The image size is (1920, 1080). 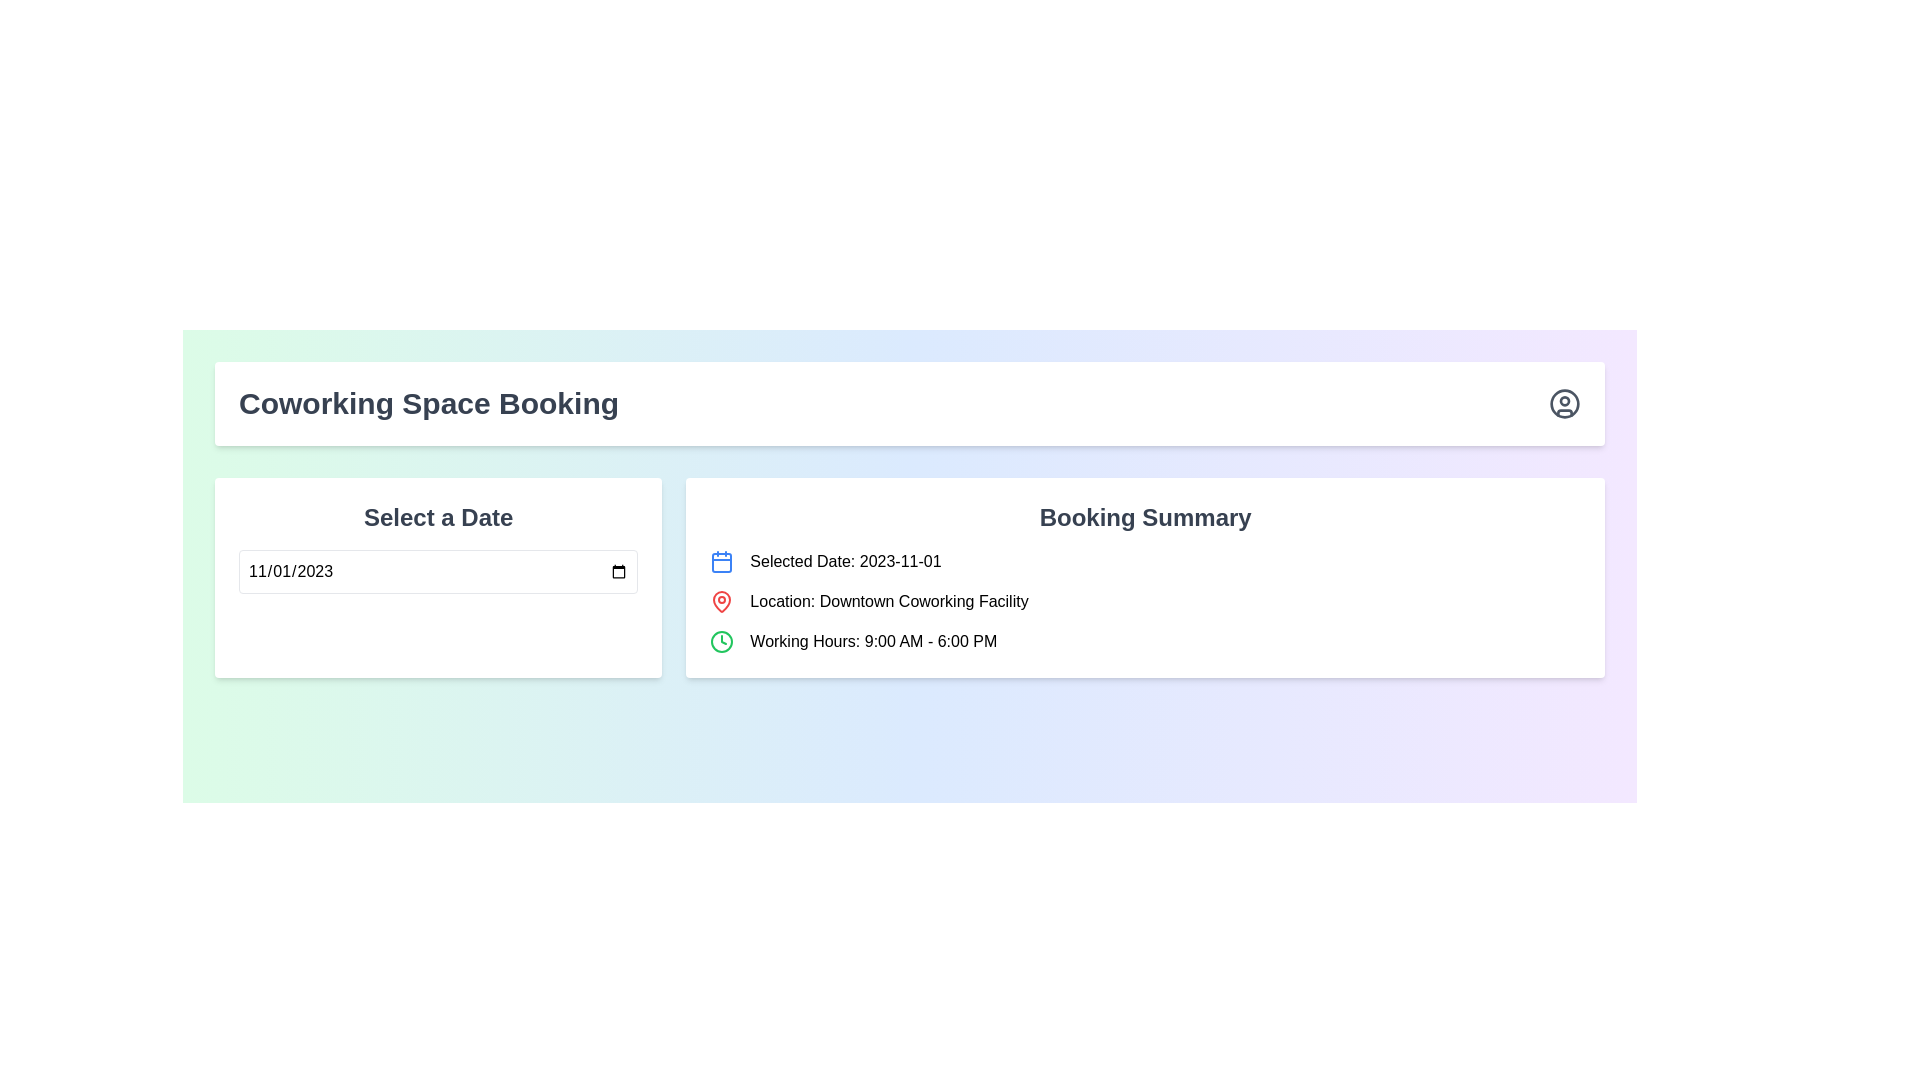 I want to click on the user profile icon located at the far right of the horizontal header bar, adjacent to the title 'Coworking Space Booking', so click(x=1563, y=404).